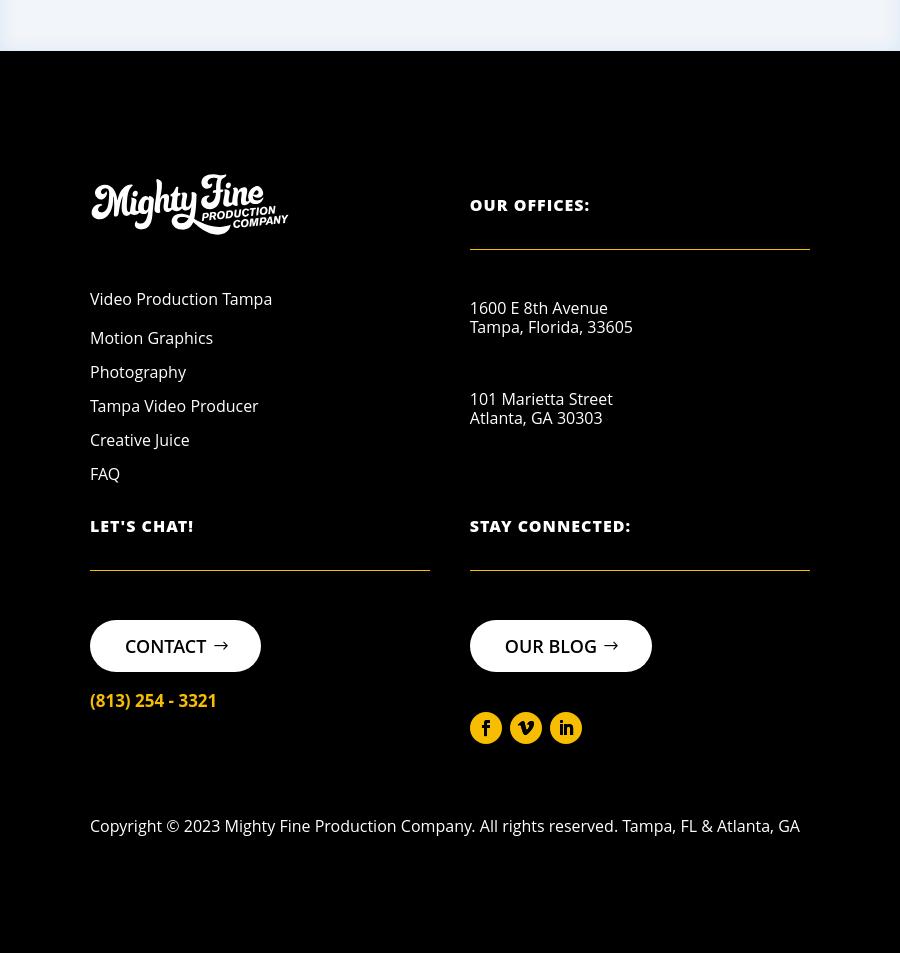  I want to click on 'Tampa Video Producer', so click(89, 404).